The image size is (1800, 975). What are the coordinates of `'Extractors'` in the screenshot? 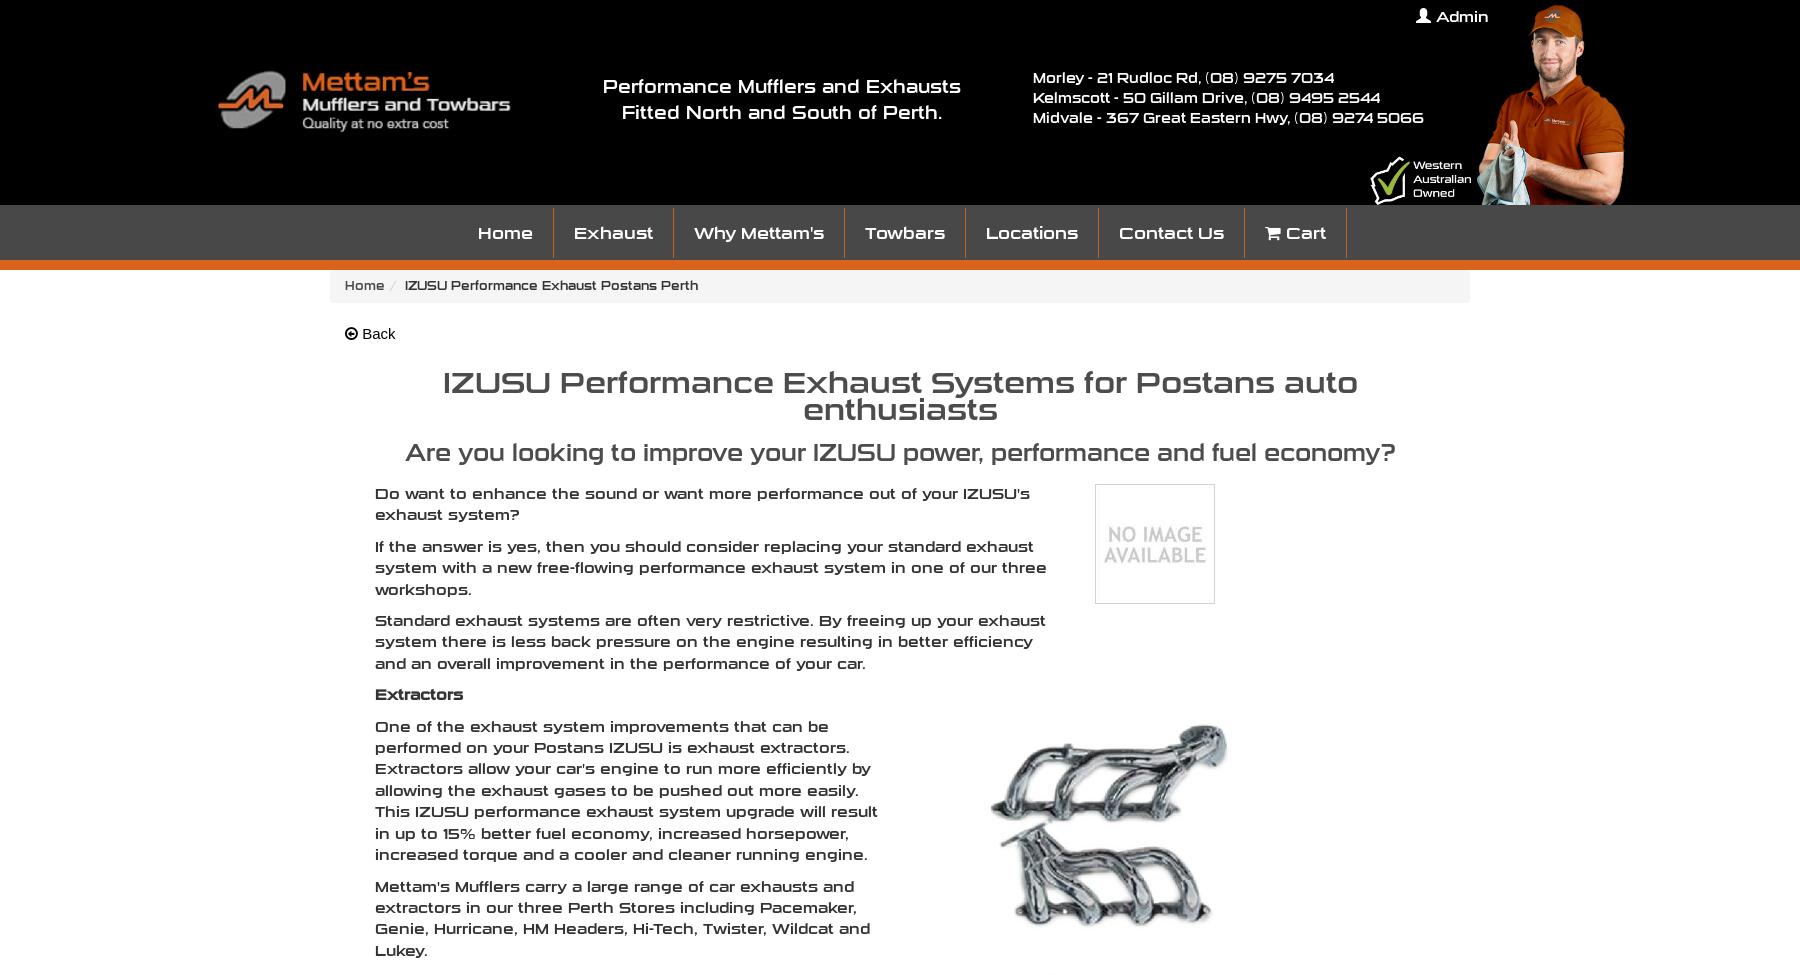 It's located at (374, 693).